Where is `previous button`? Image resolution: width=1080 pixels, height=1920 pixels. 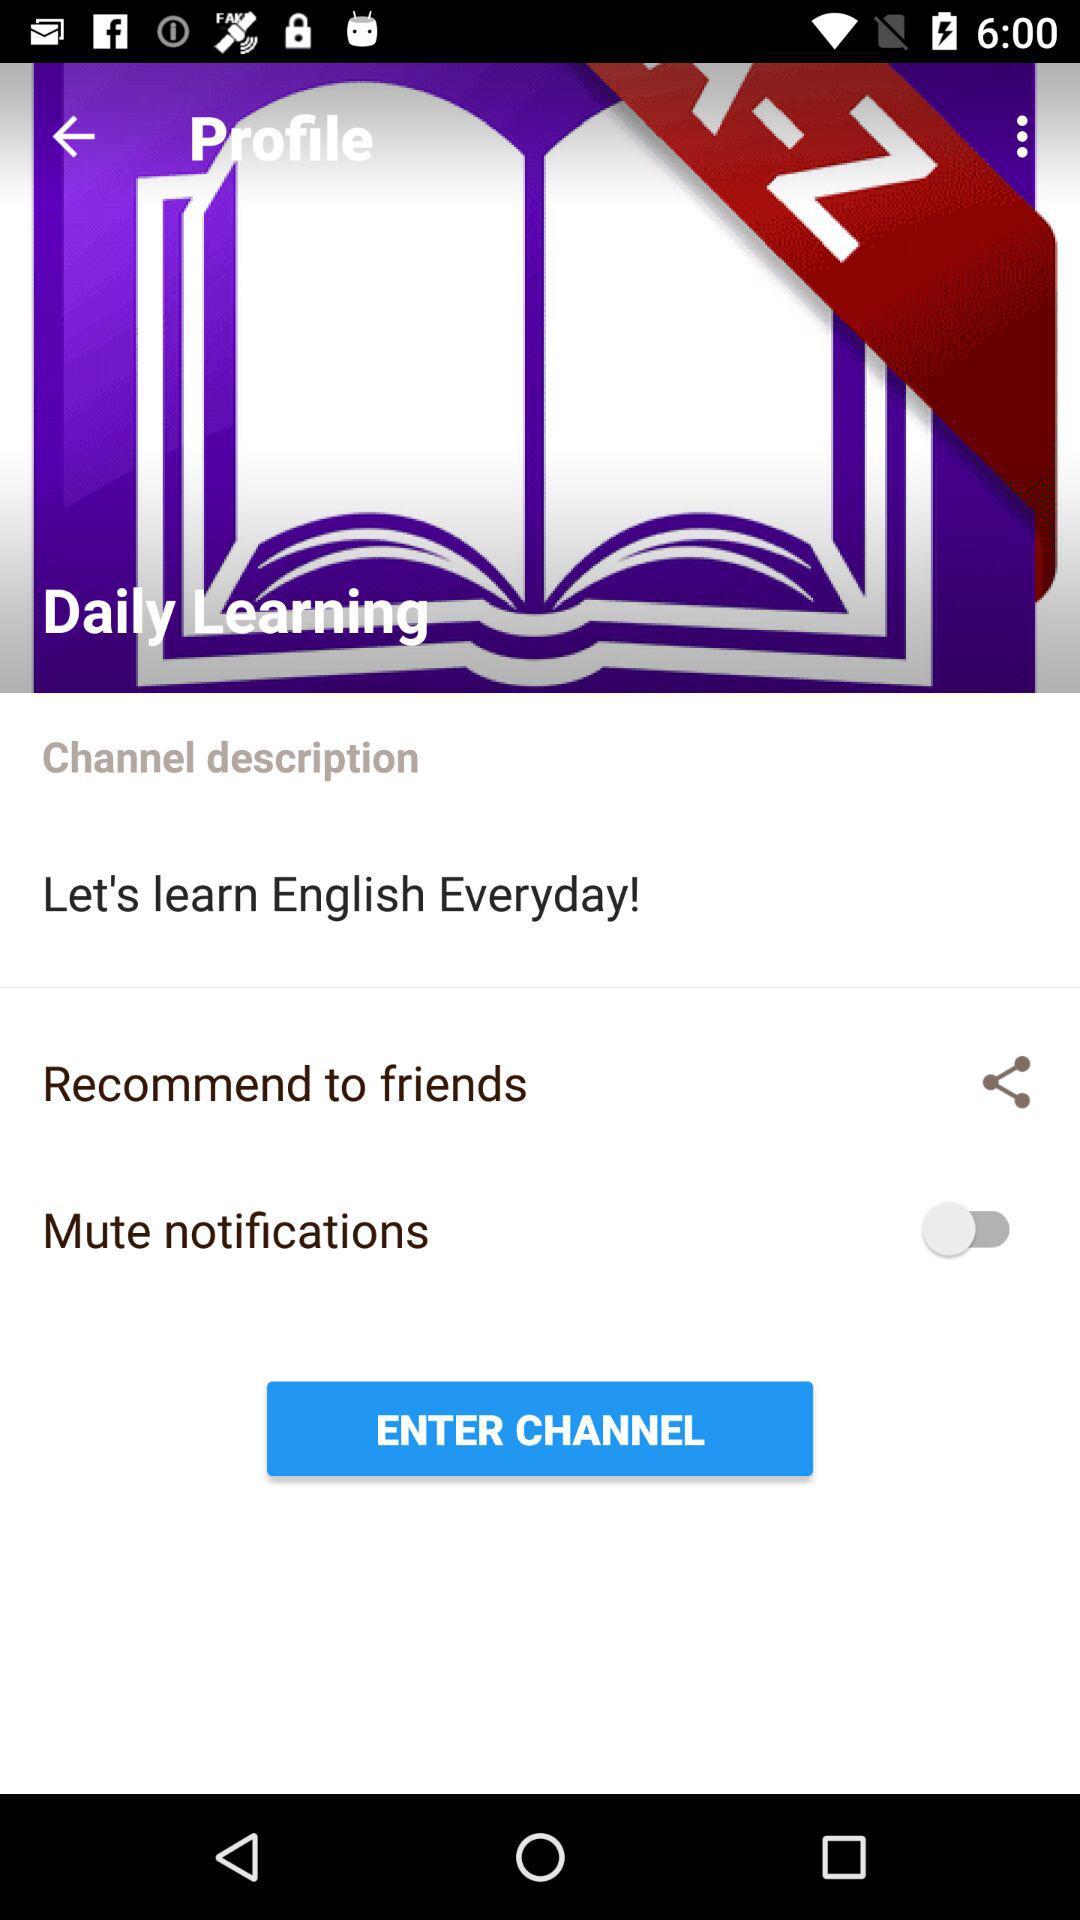 previous button is located at coordinates (72, 135).